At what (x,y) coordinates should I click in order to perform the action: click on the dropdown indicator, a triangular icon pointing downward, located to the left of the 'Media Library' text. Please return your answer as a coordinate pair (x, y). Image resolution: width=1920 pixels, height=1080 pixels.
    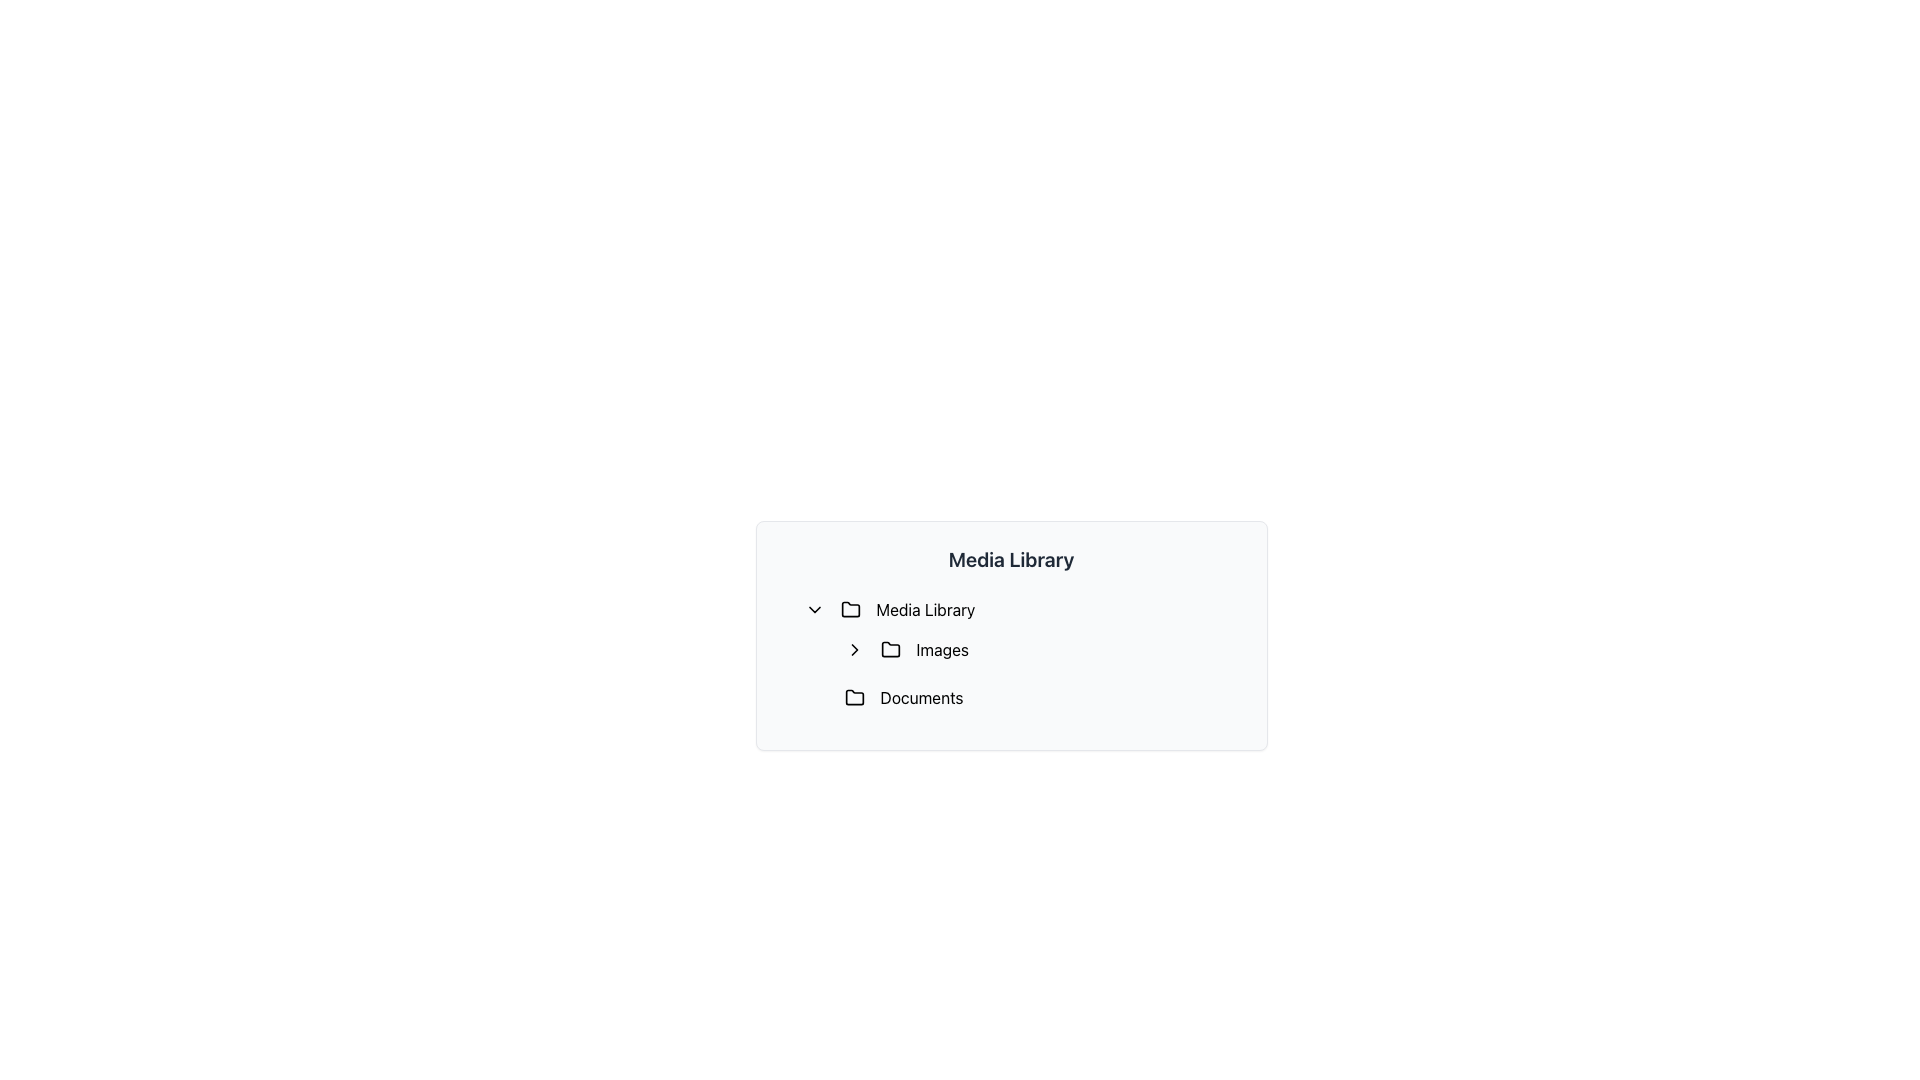
    Looking at the image, I should click on (814, 608).